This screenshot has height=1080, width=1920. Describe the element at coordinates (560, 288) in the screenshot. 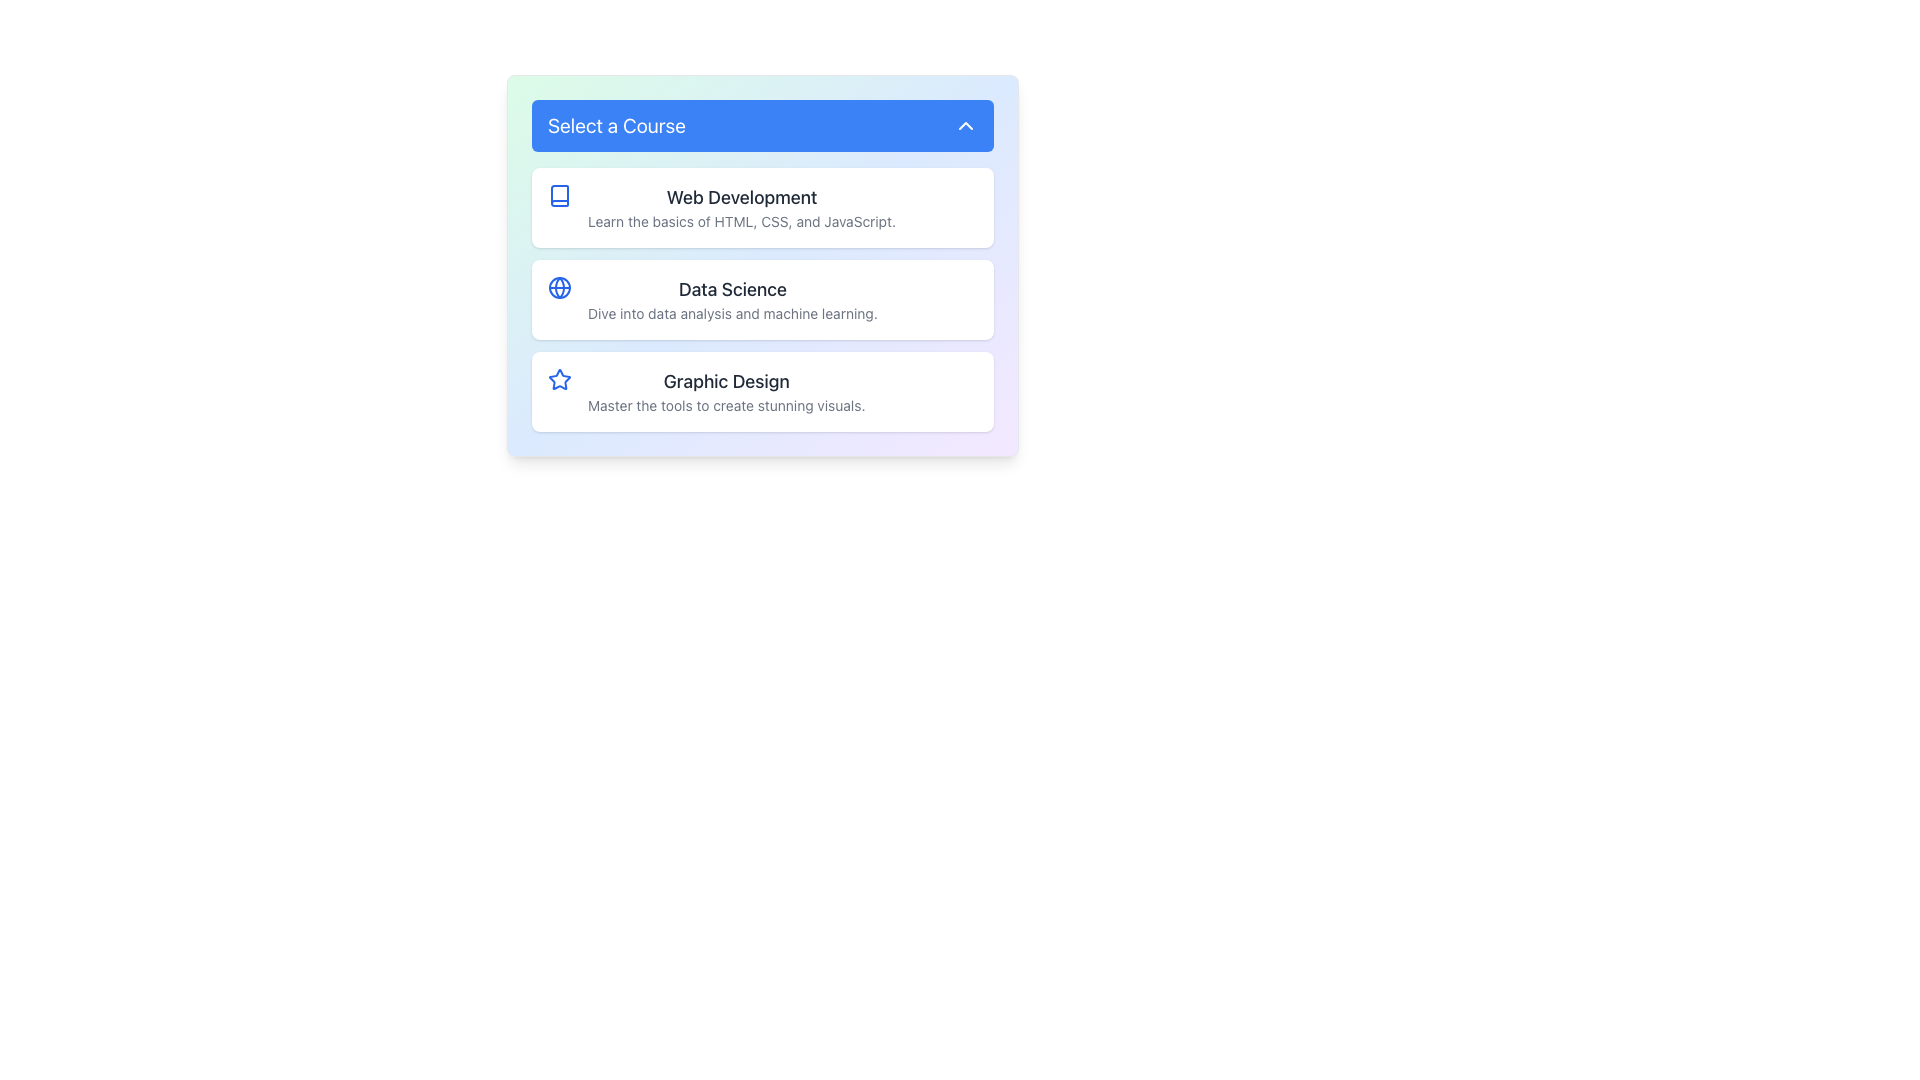

I see `the SVG Circle in the top-left corner of the 'Data Science' course selection menu` at that location.